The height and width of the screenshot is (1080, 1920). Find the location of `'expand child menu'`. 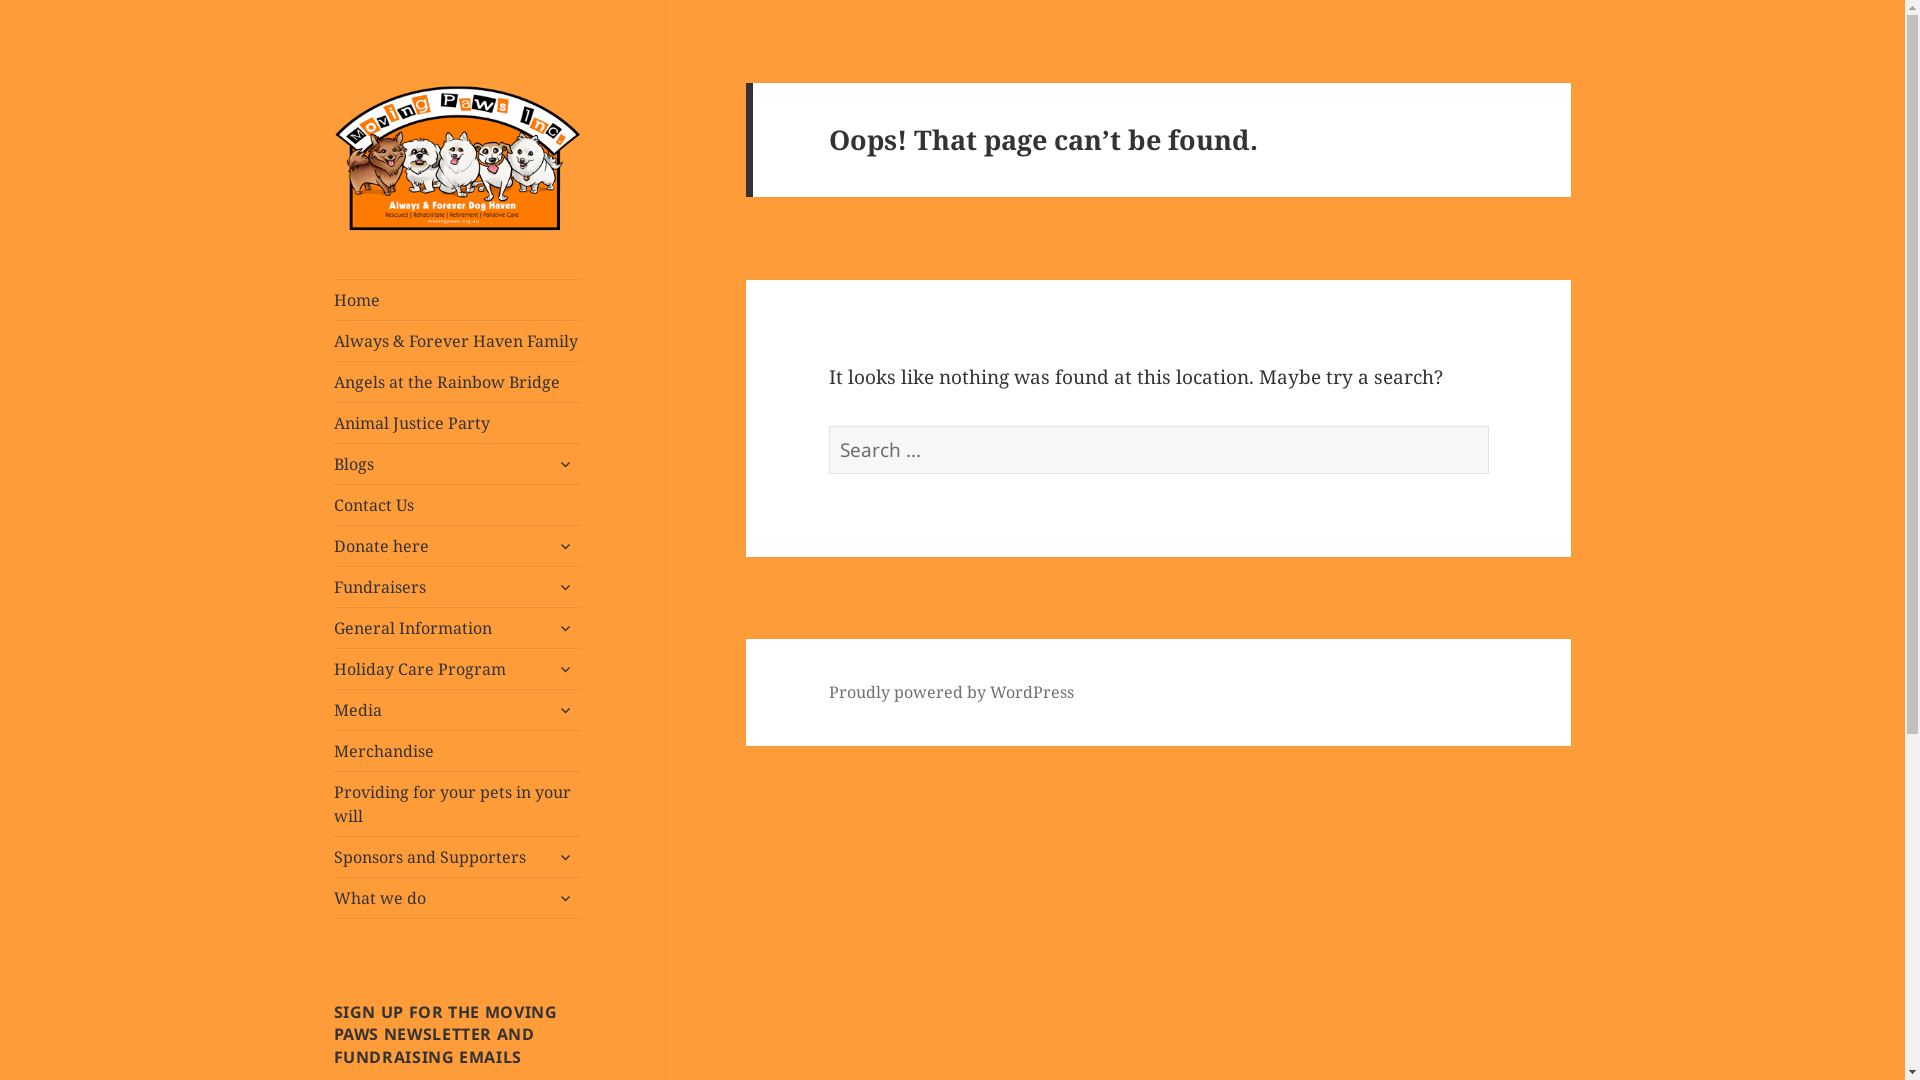

'expand child menu' is located at coordinates (548, 585).